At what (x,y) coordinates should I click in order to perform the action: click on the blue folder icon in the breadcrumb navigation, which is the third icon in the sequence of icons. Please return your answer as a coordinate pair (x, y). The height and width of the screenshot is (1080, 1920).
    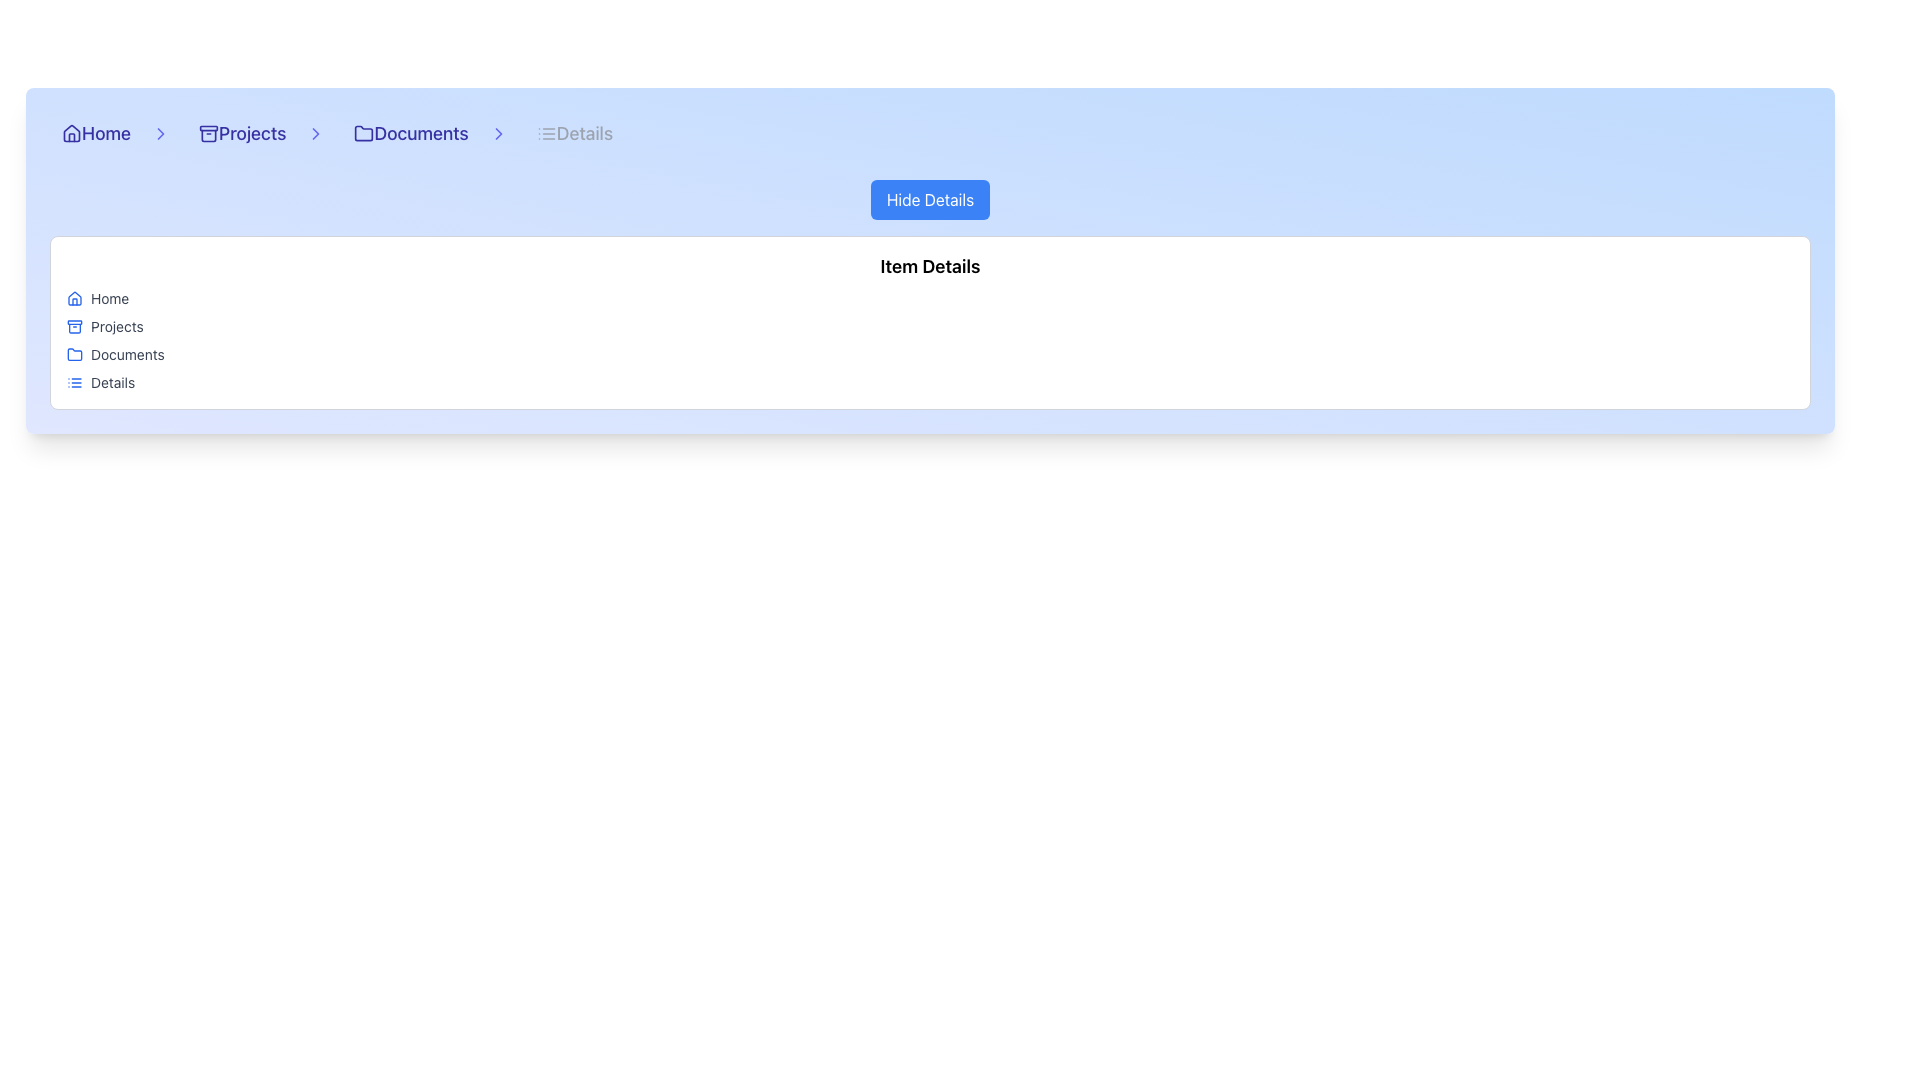
    Looking at the image, I should click on (75, 353).